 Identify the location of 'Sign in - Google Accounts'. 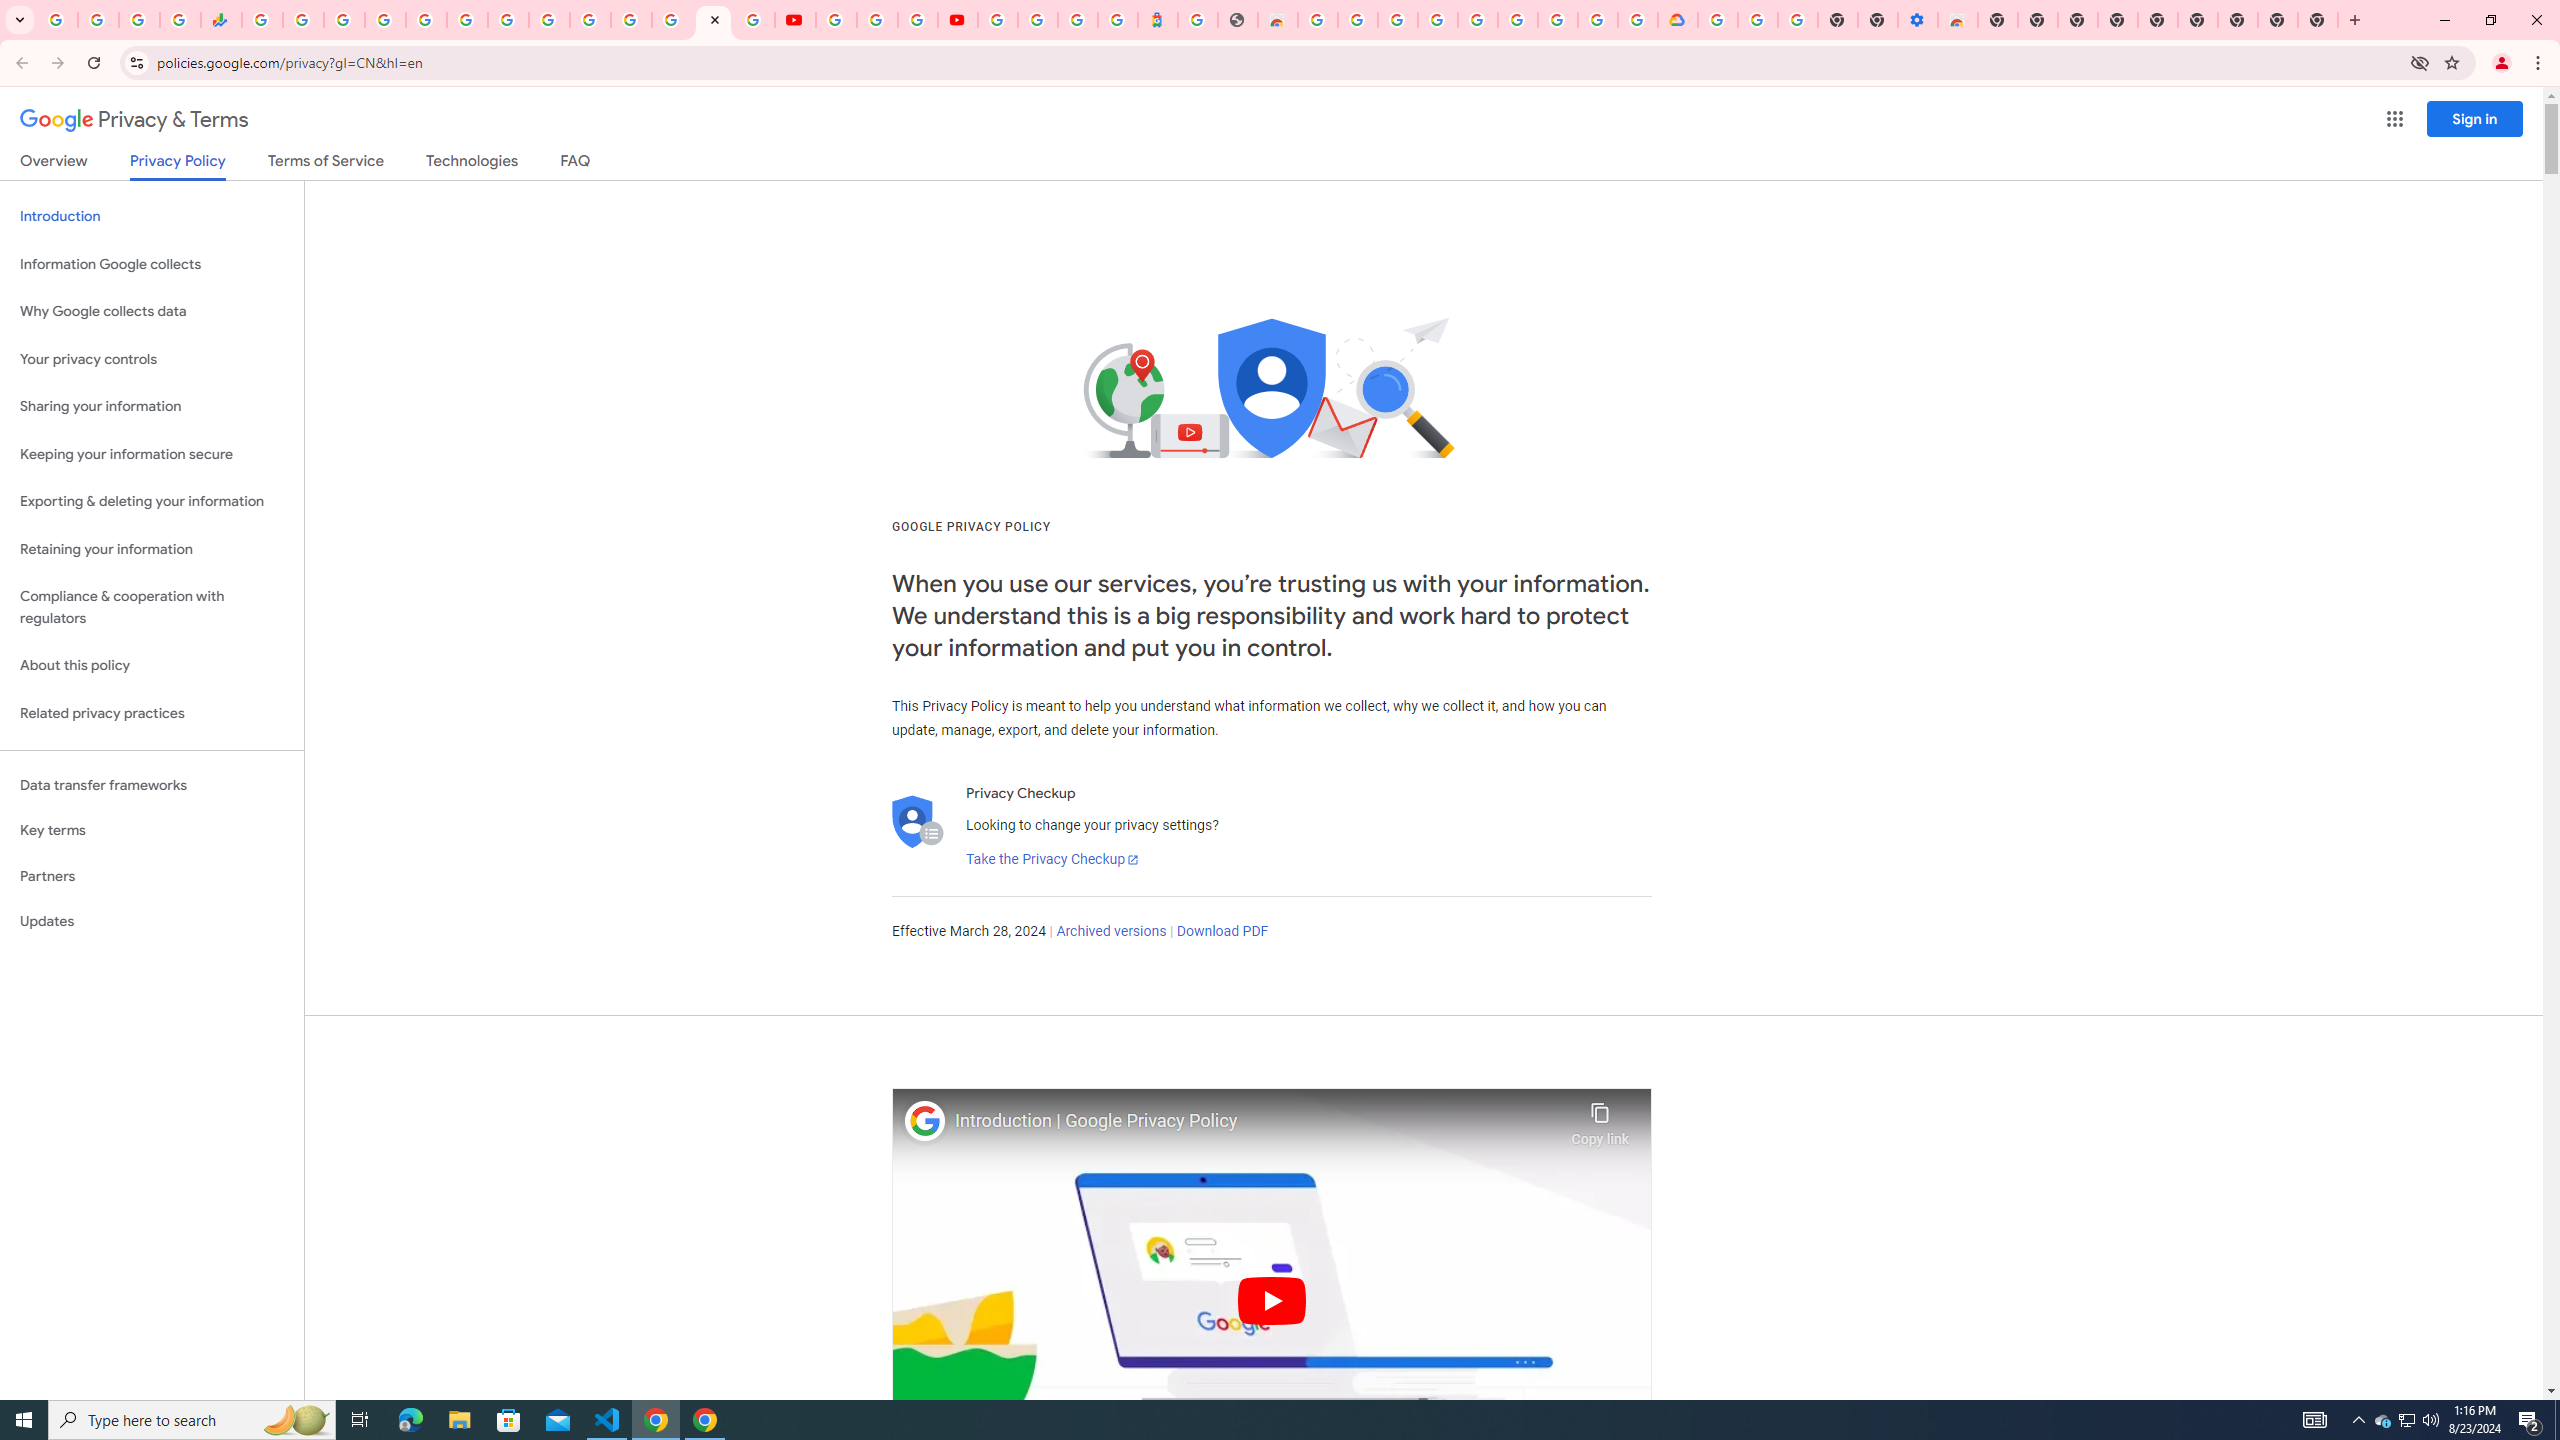
(590, 19).